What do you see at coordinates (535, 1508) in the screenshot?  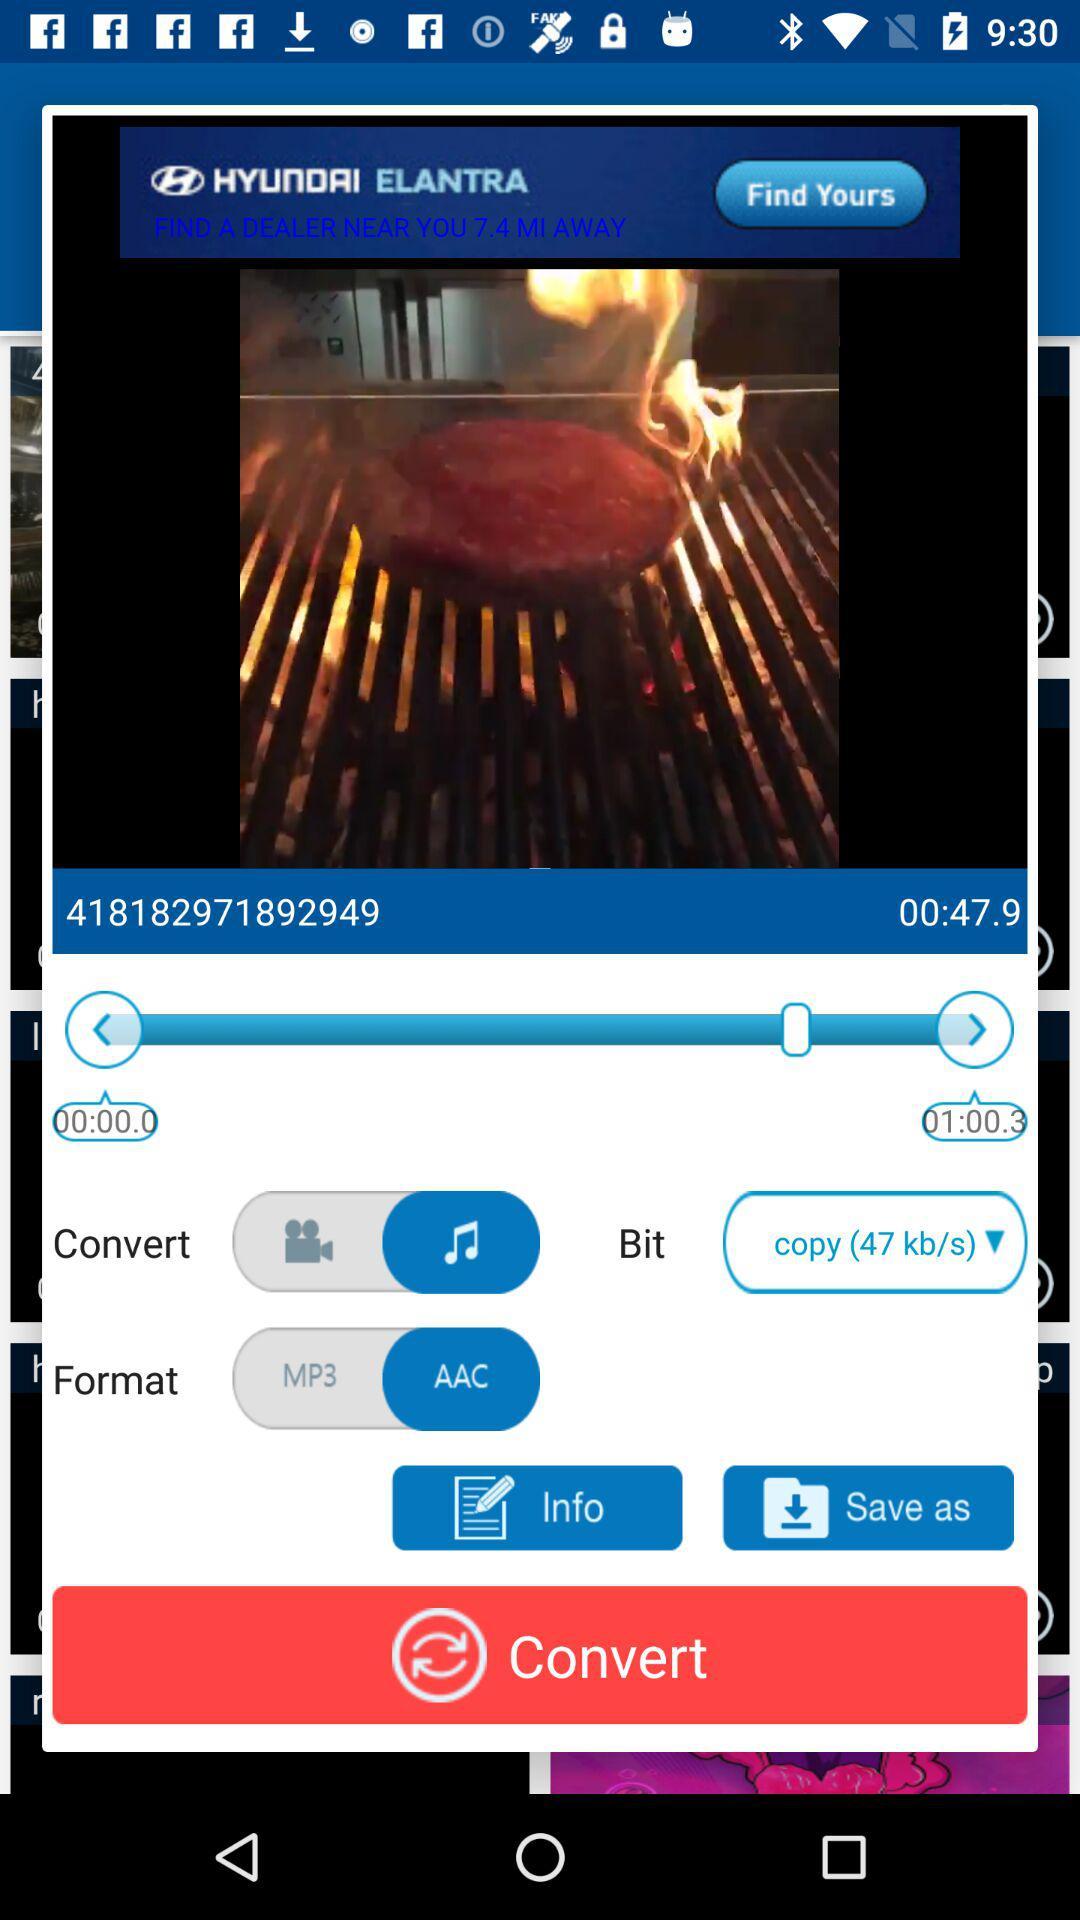 I see `show info` at bounding box center [535, 1508].